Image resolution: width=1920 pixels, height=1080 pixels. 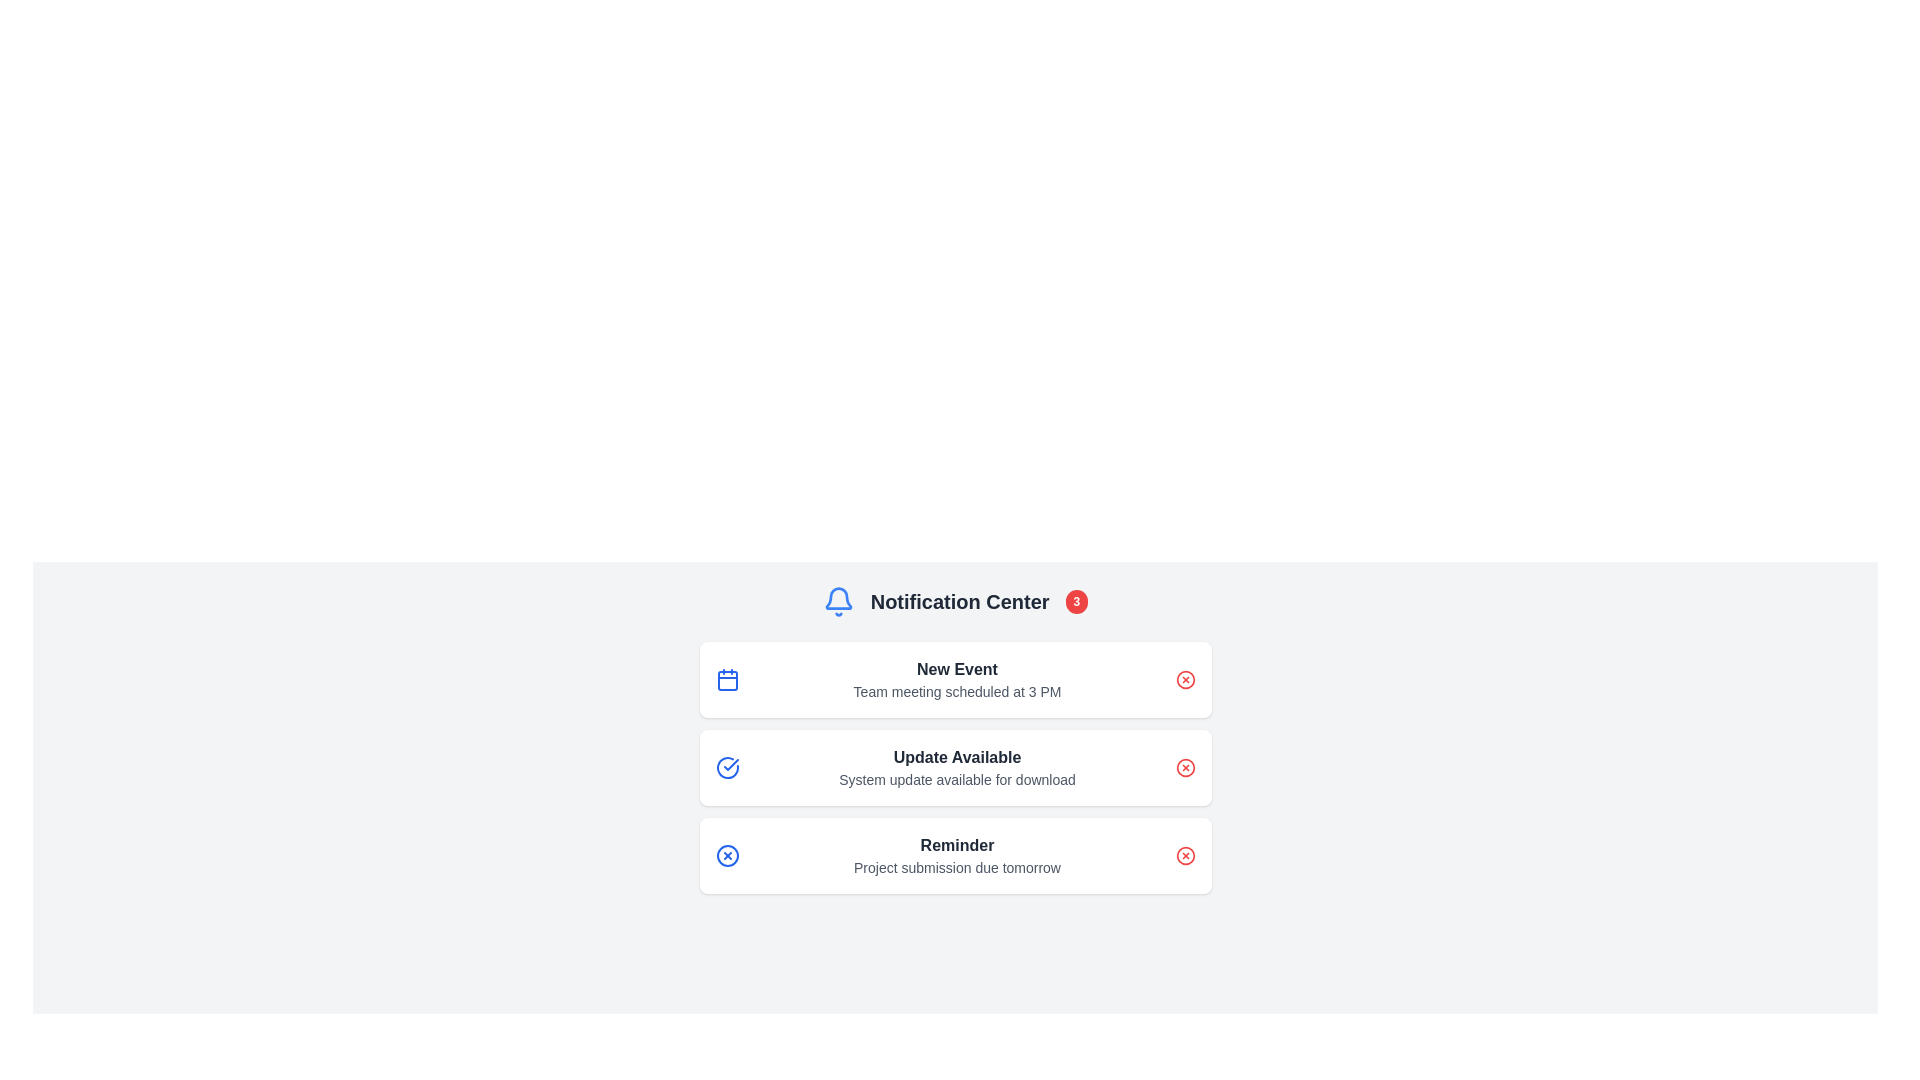 What do you see at coordinates (956, 766) in the screenshot?
I see `the 'Update Available' notification text block, which is the second card in the Notification Center, displaying a message about a system update` at bounding box center [956, 766].